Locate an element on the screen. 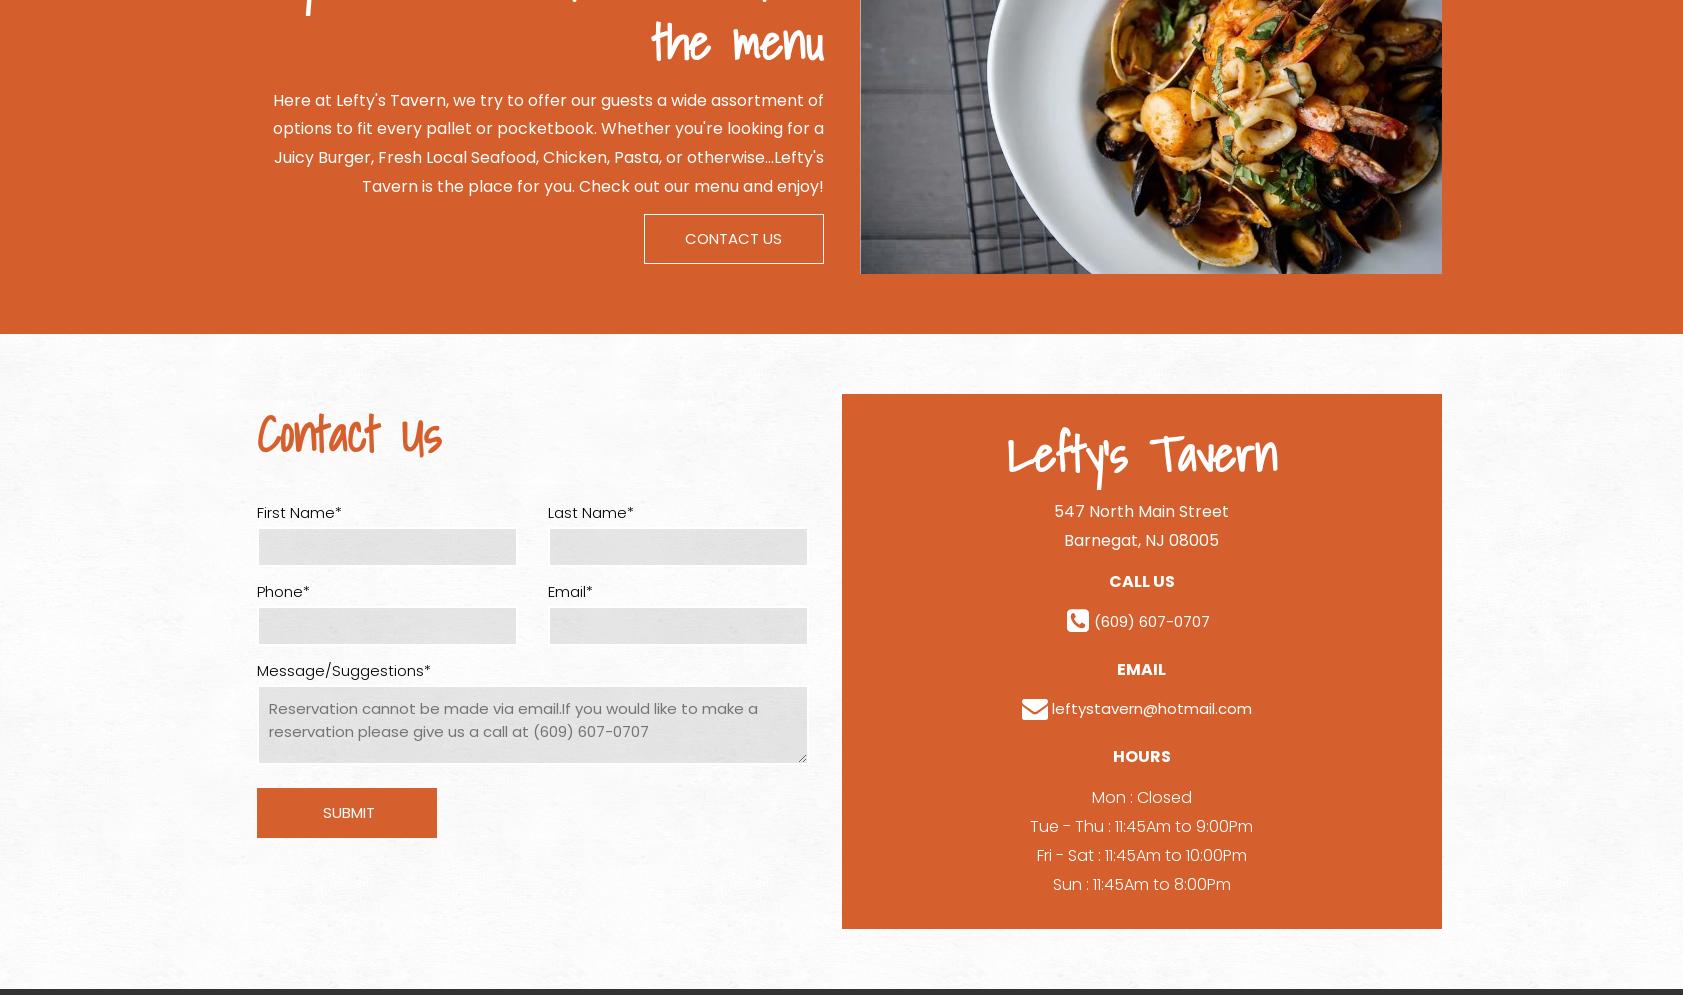  '(609) 607-0707' is located at coordinates (1150, 620).